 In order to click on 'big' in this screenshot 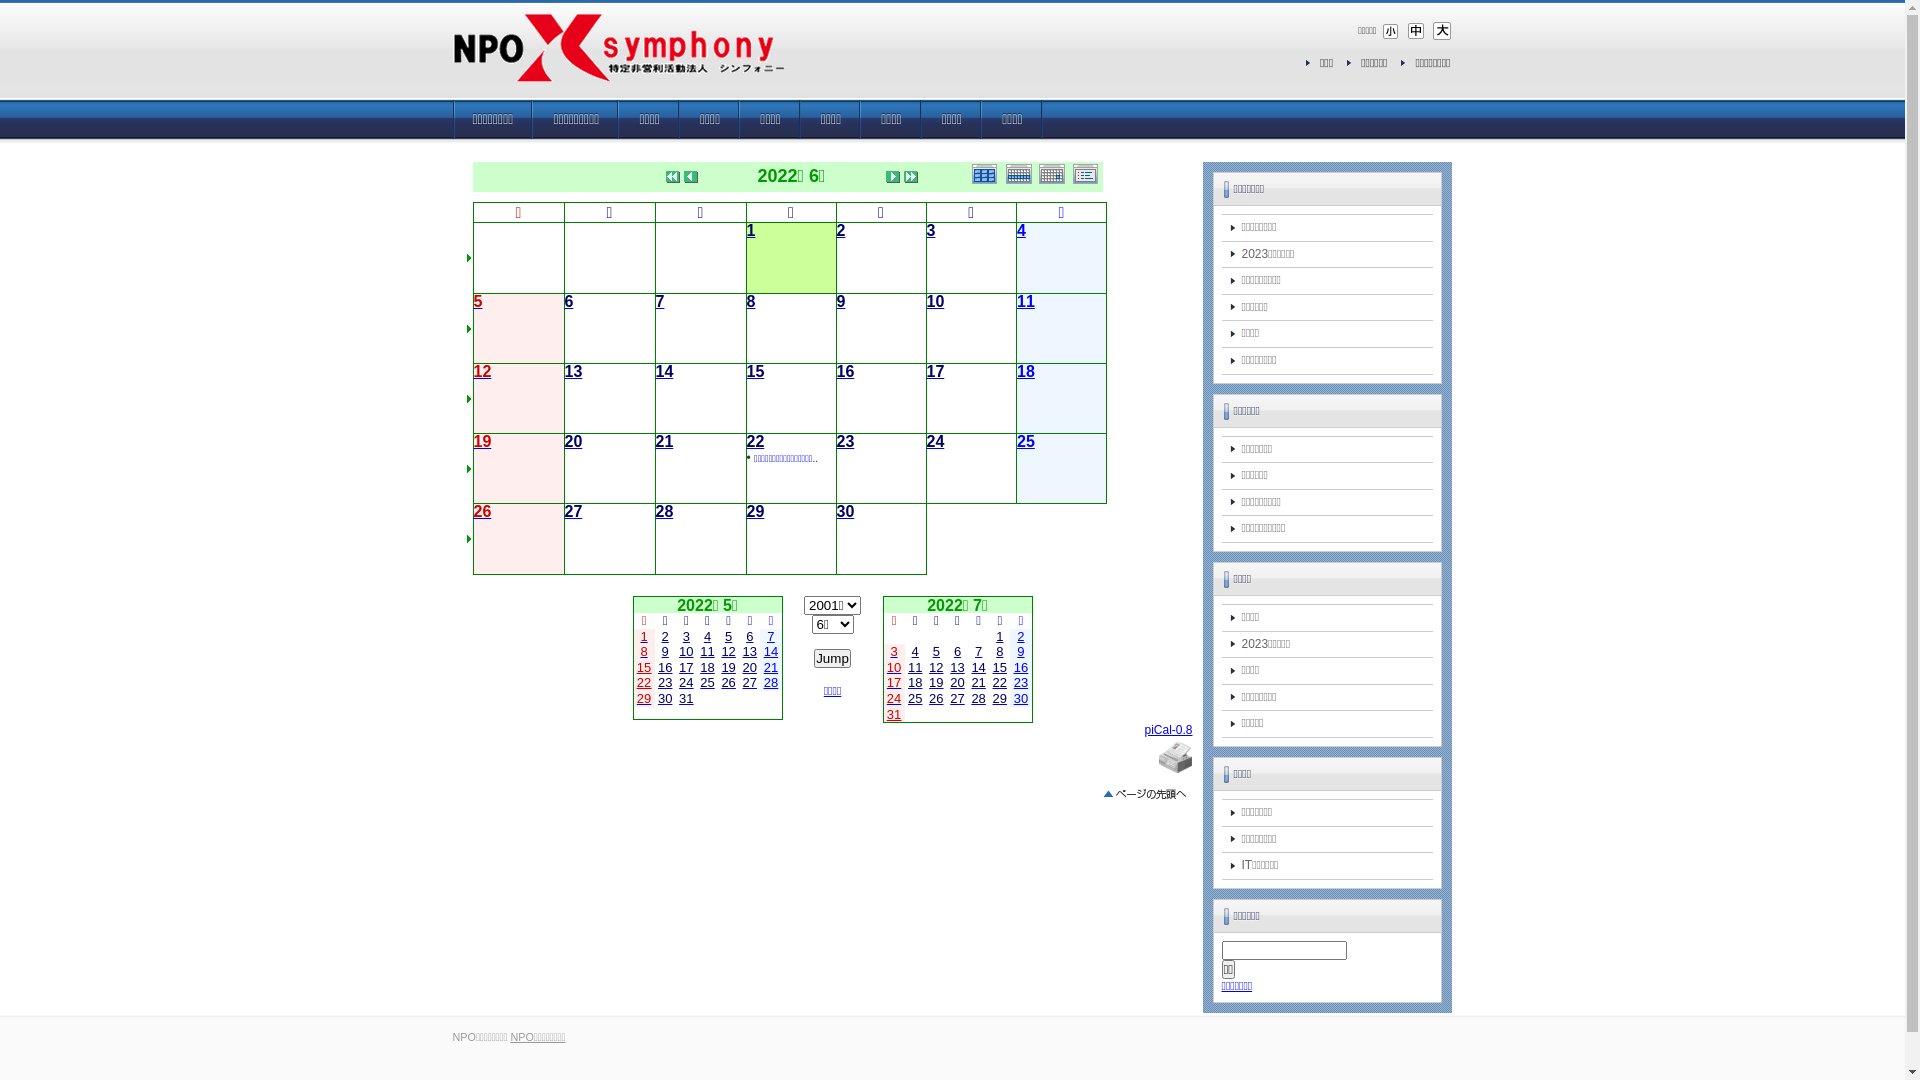, I will do `click(1440, 30)`.